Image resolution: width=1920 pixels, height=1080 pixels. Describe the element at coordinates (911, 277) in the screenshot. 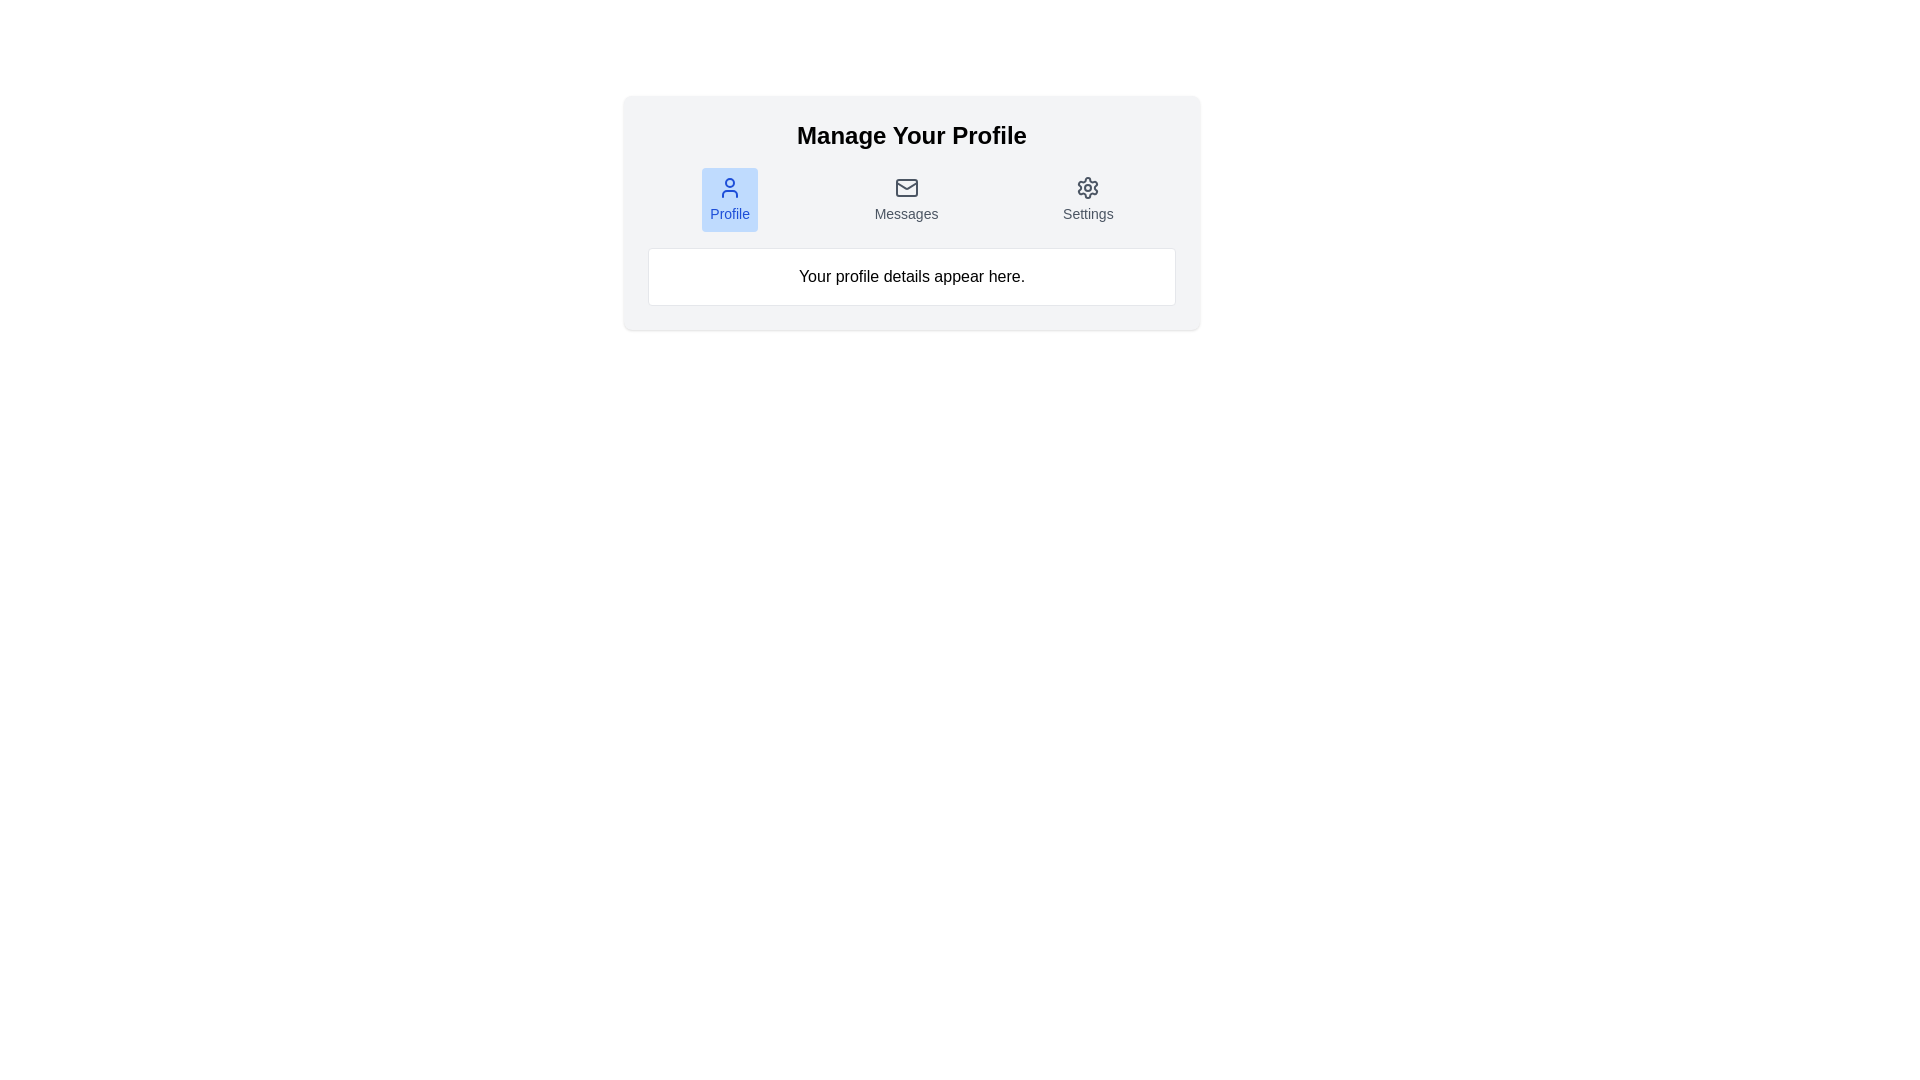

I see `the informational text element that serves as a placeholder for user profile details, located within a rounded, bordered white box beneath the icons for Profile, Messages, and Settings` at that location.